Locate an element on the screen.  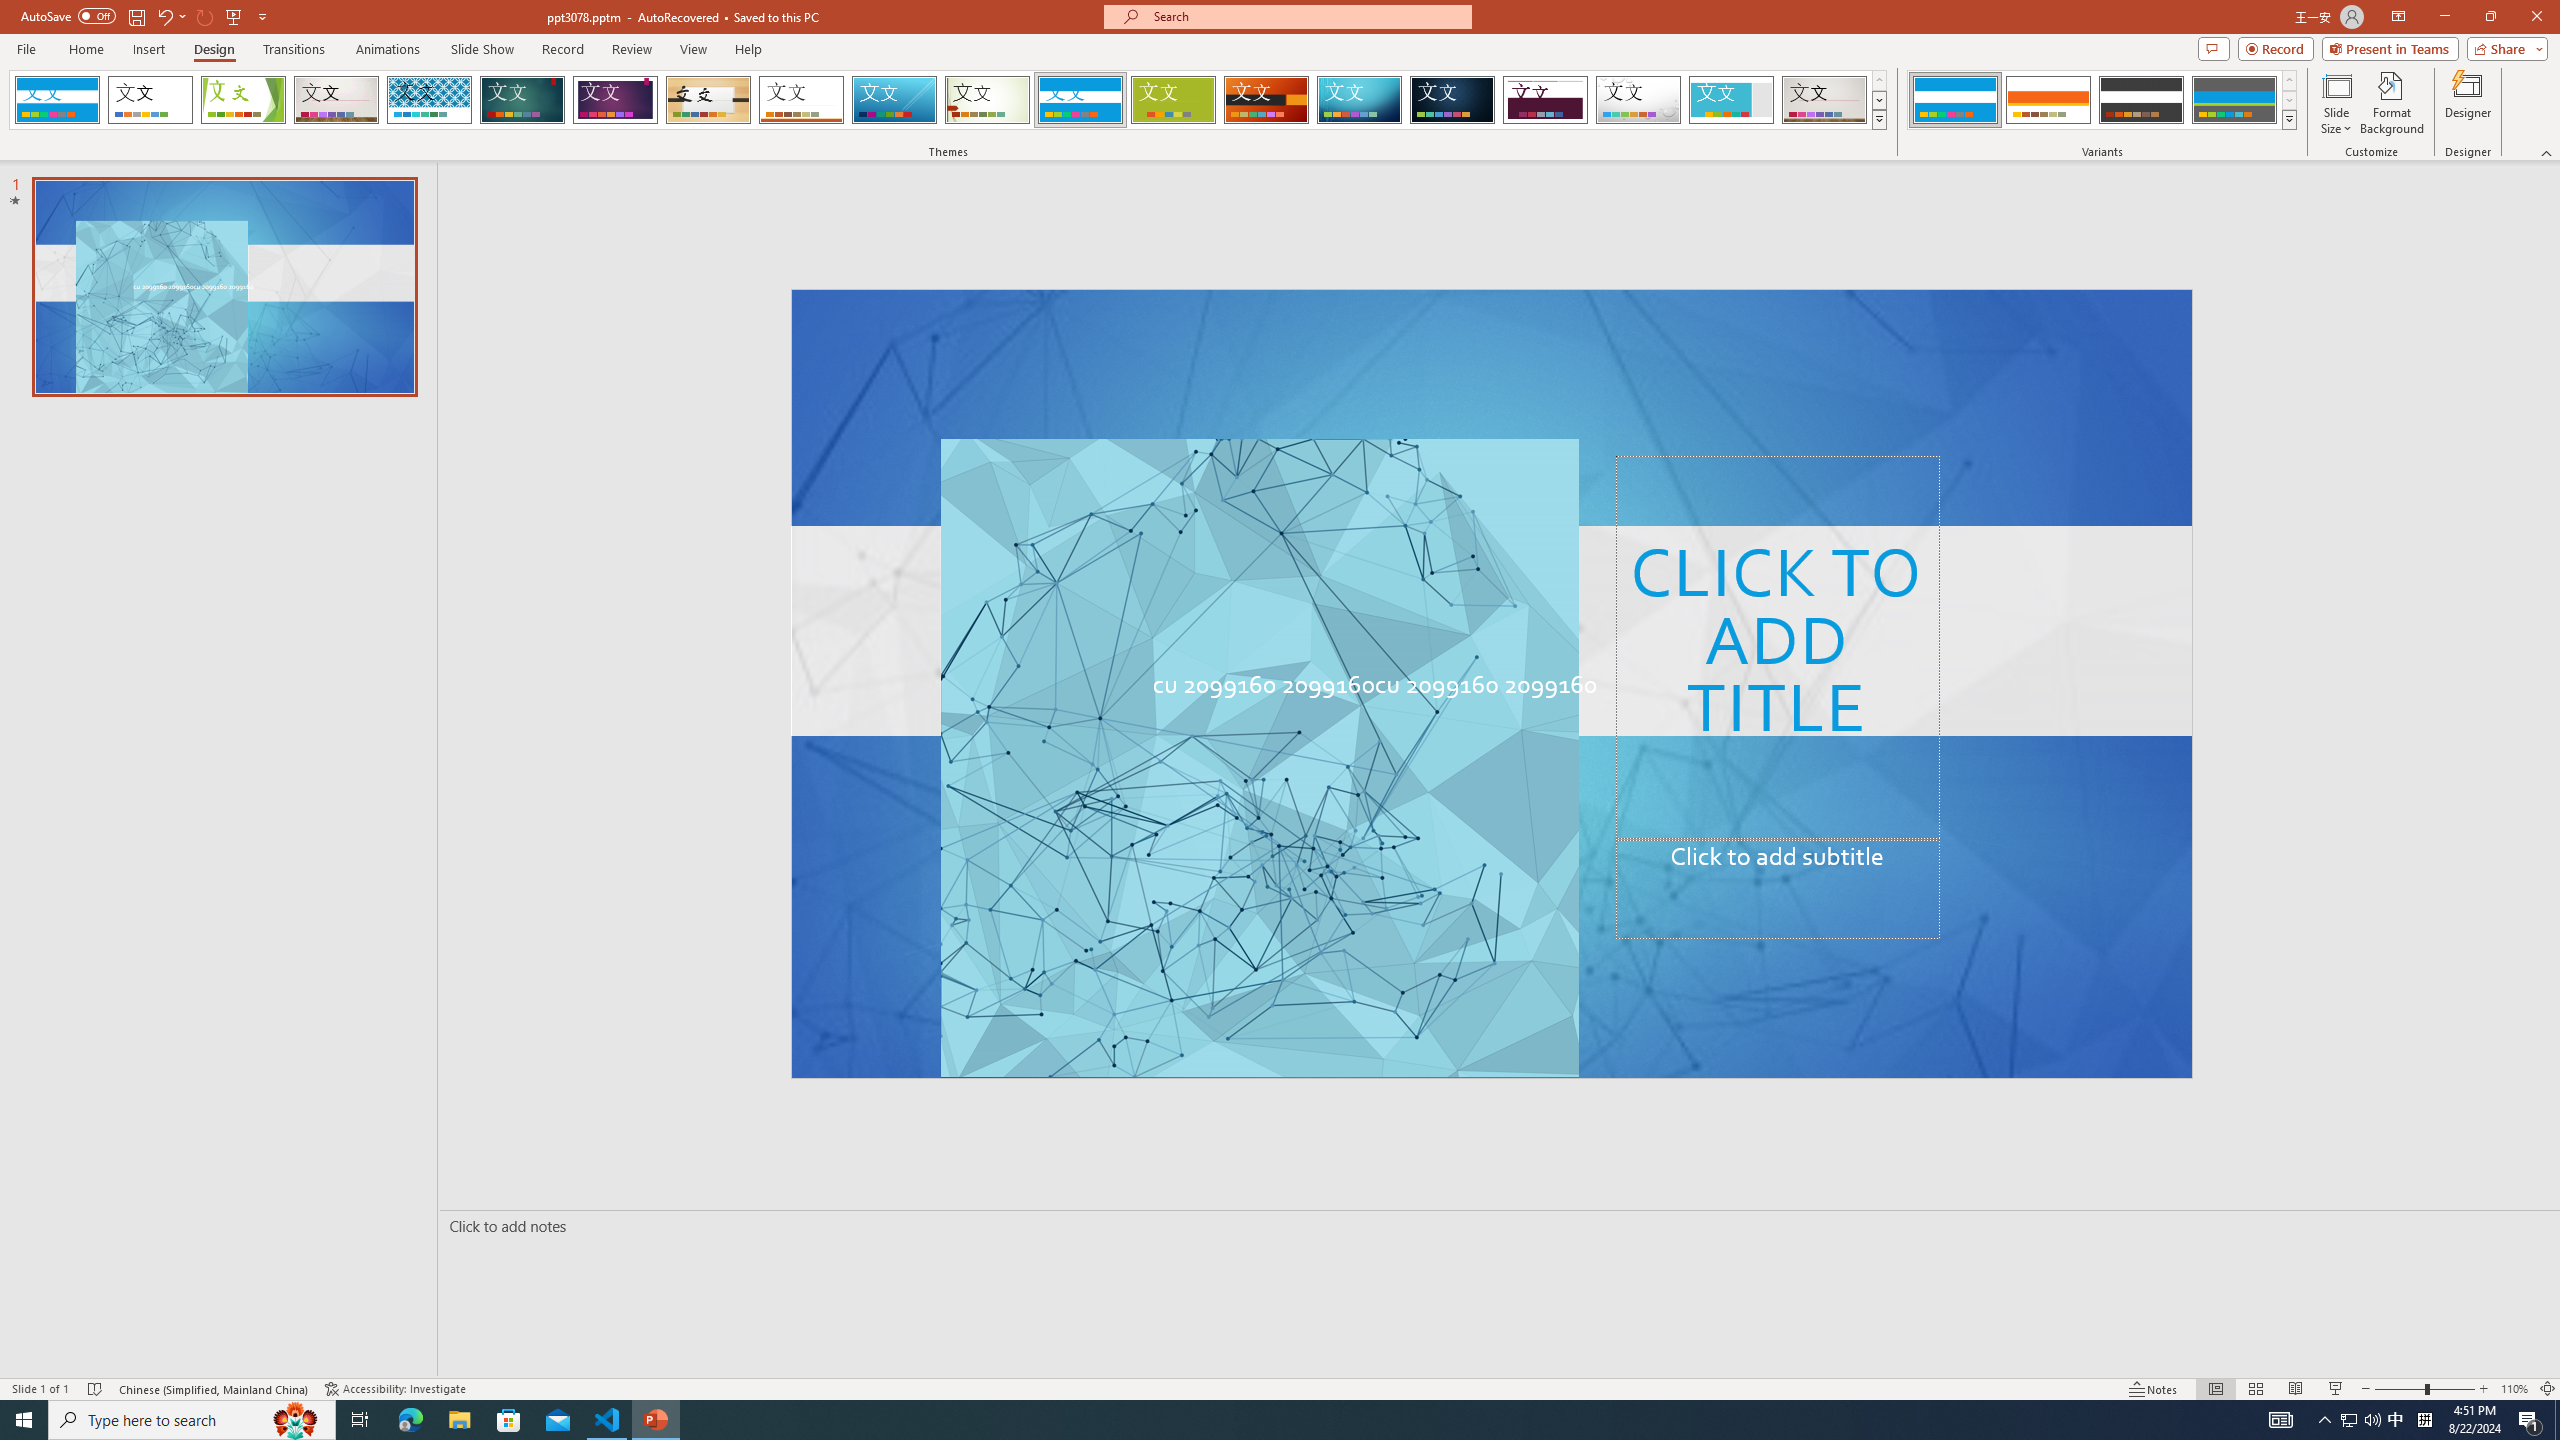
'Facet' is located at coordinates (242, 99).